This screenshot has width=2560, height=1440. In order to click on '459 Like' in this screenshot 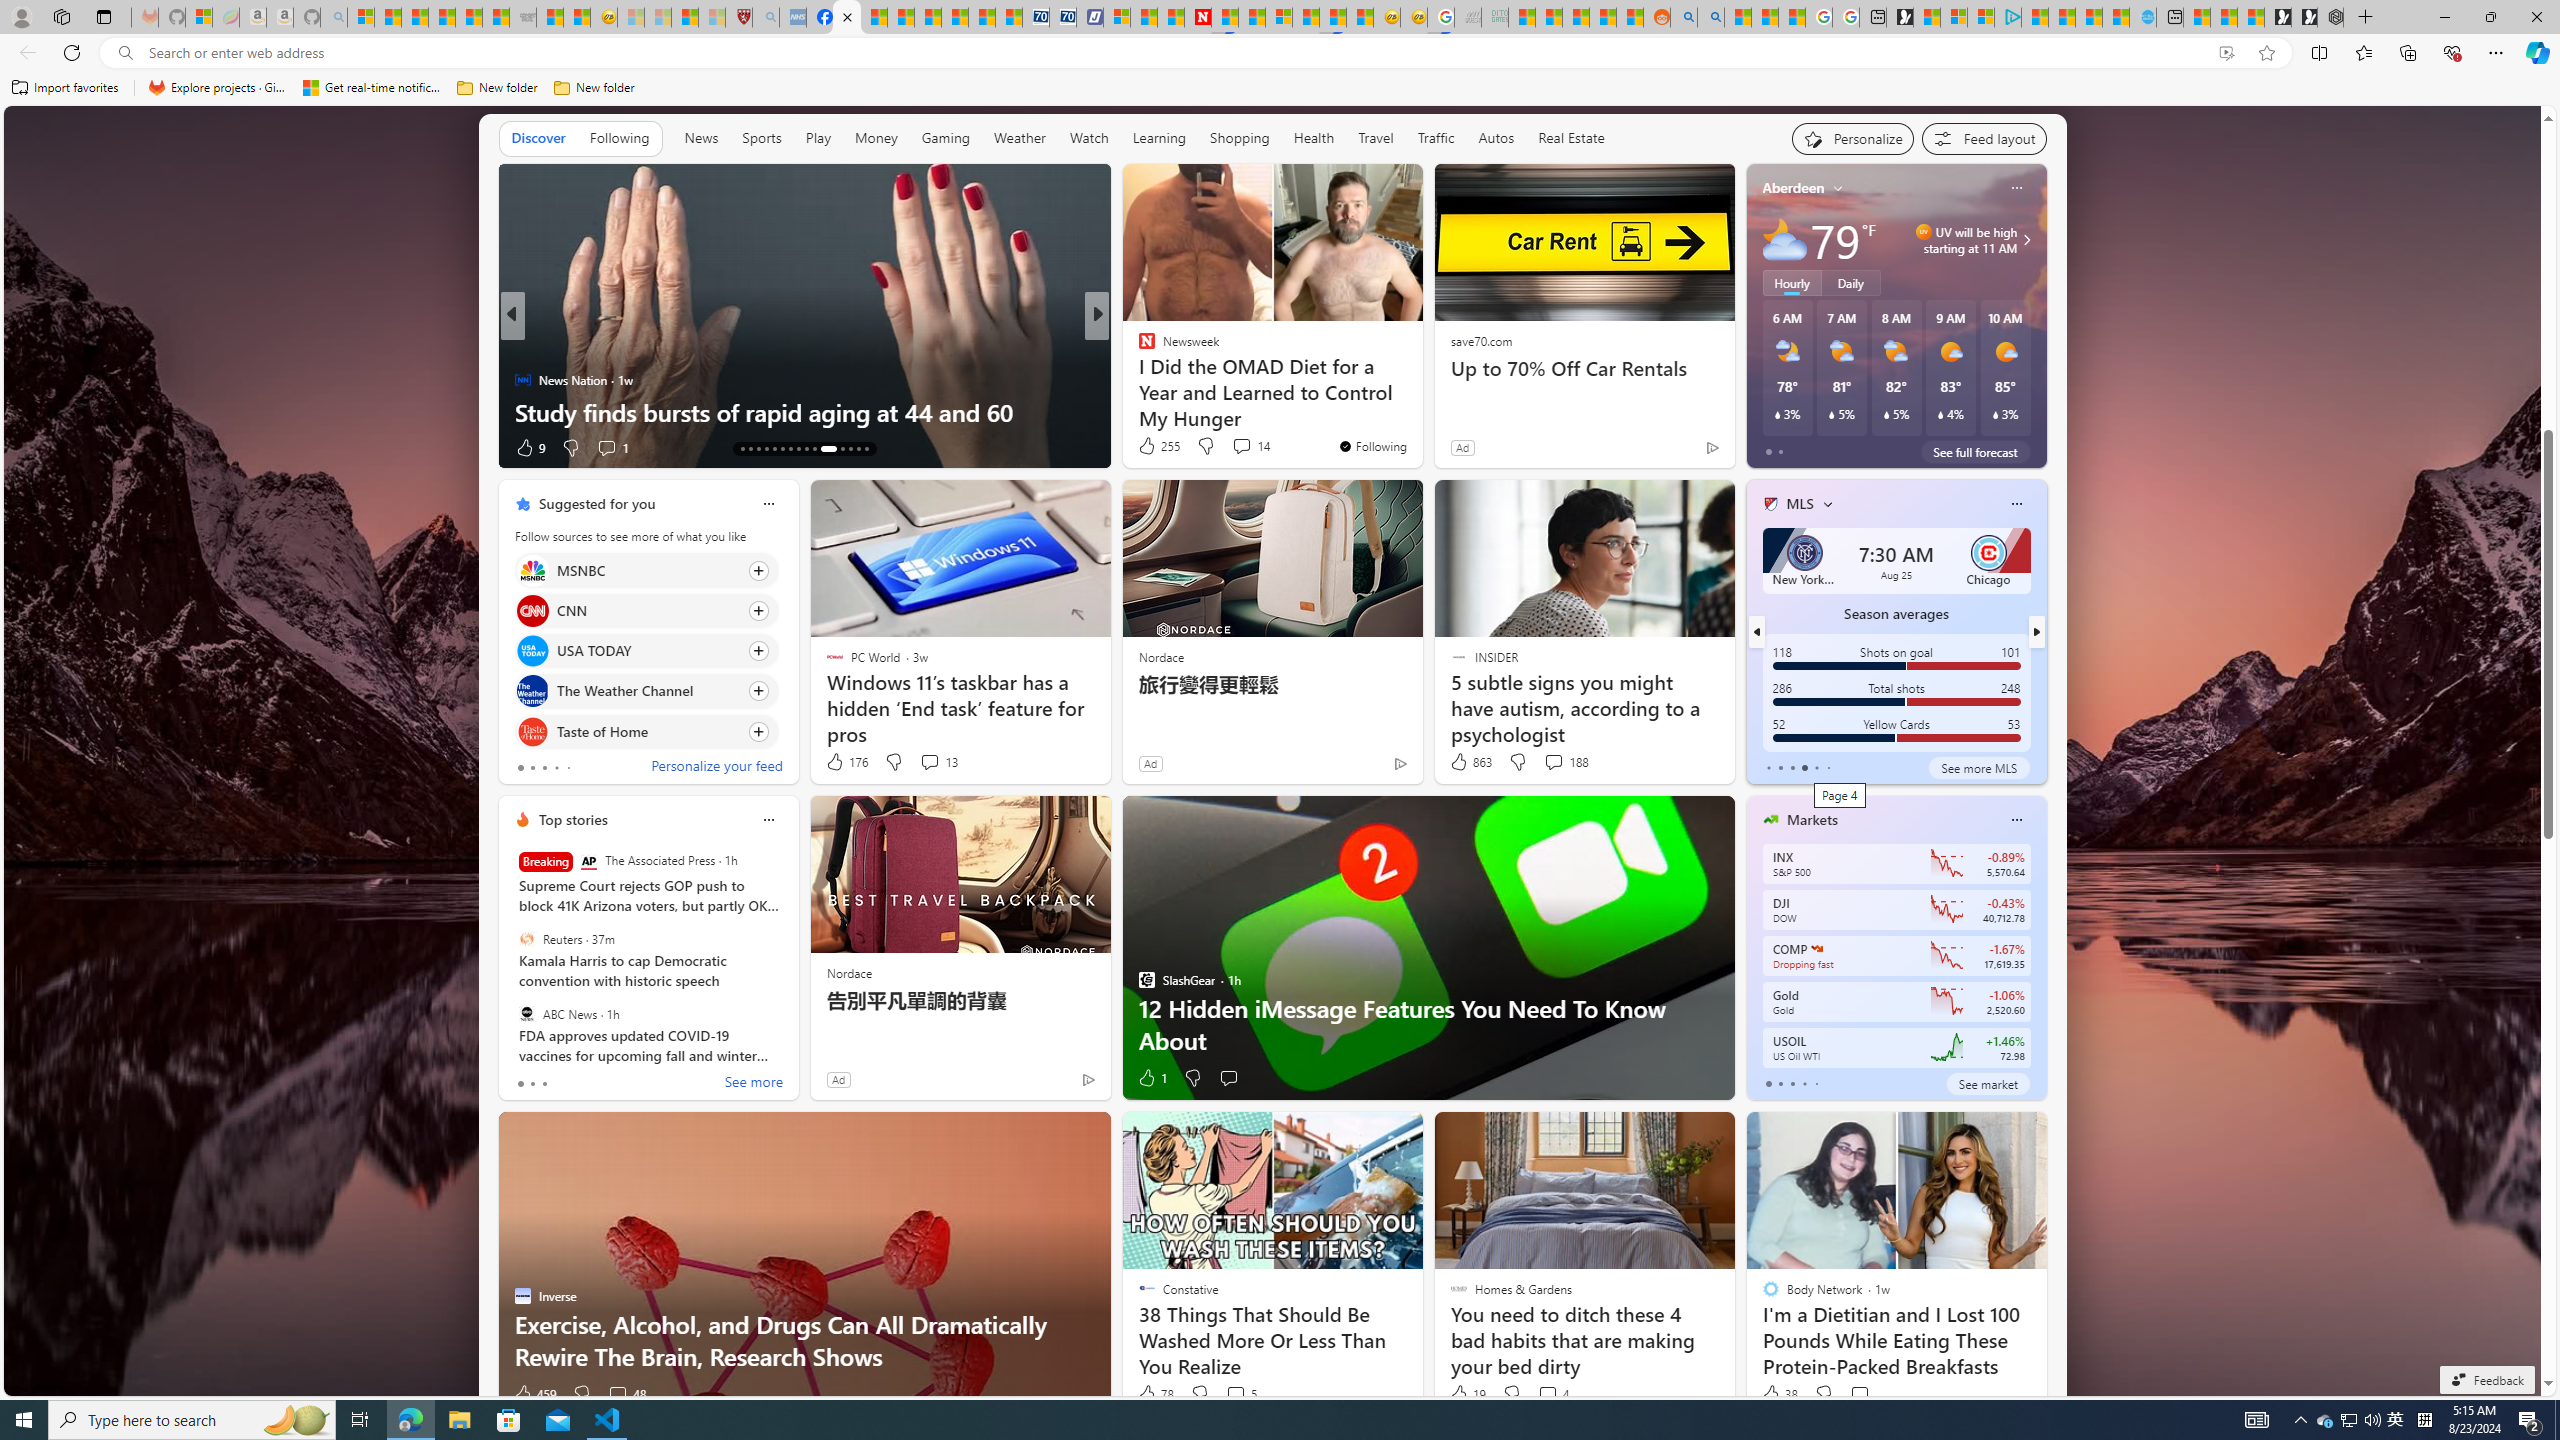, I will do `click(533, 1393)`.